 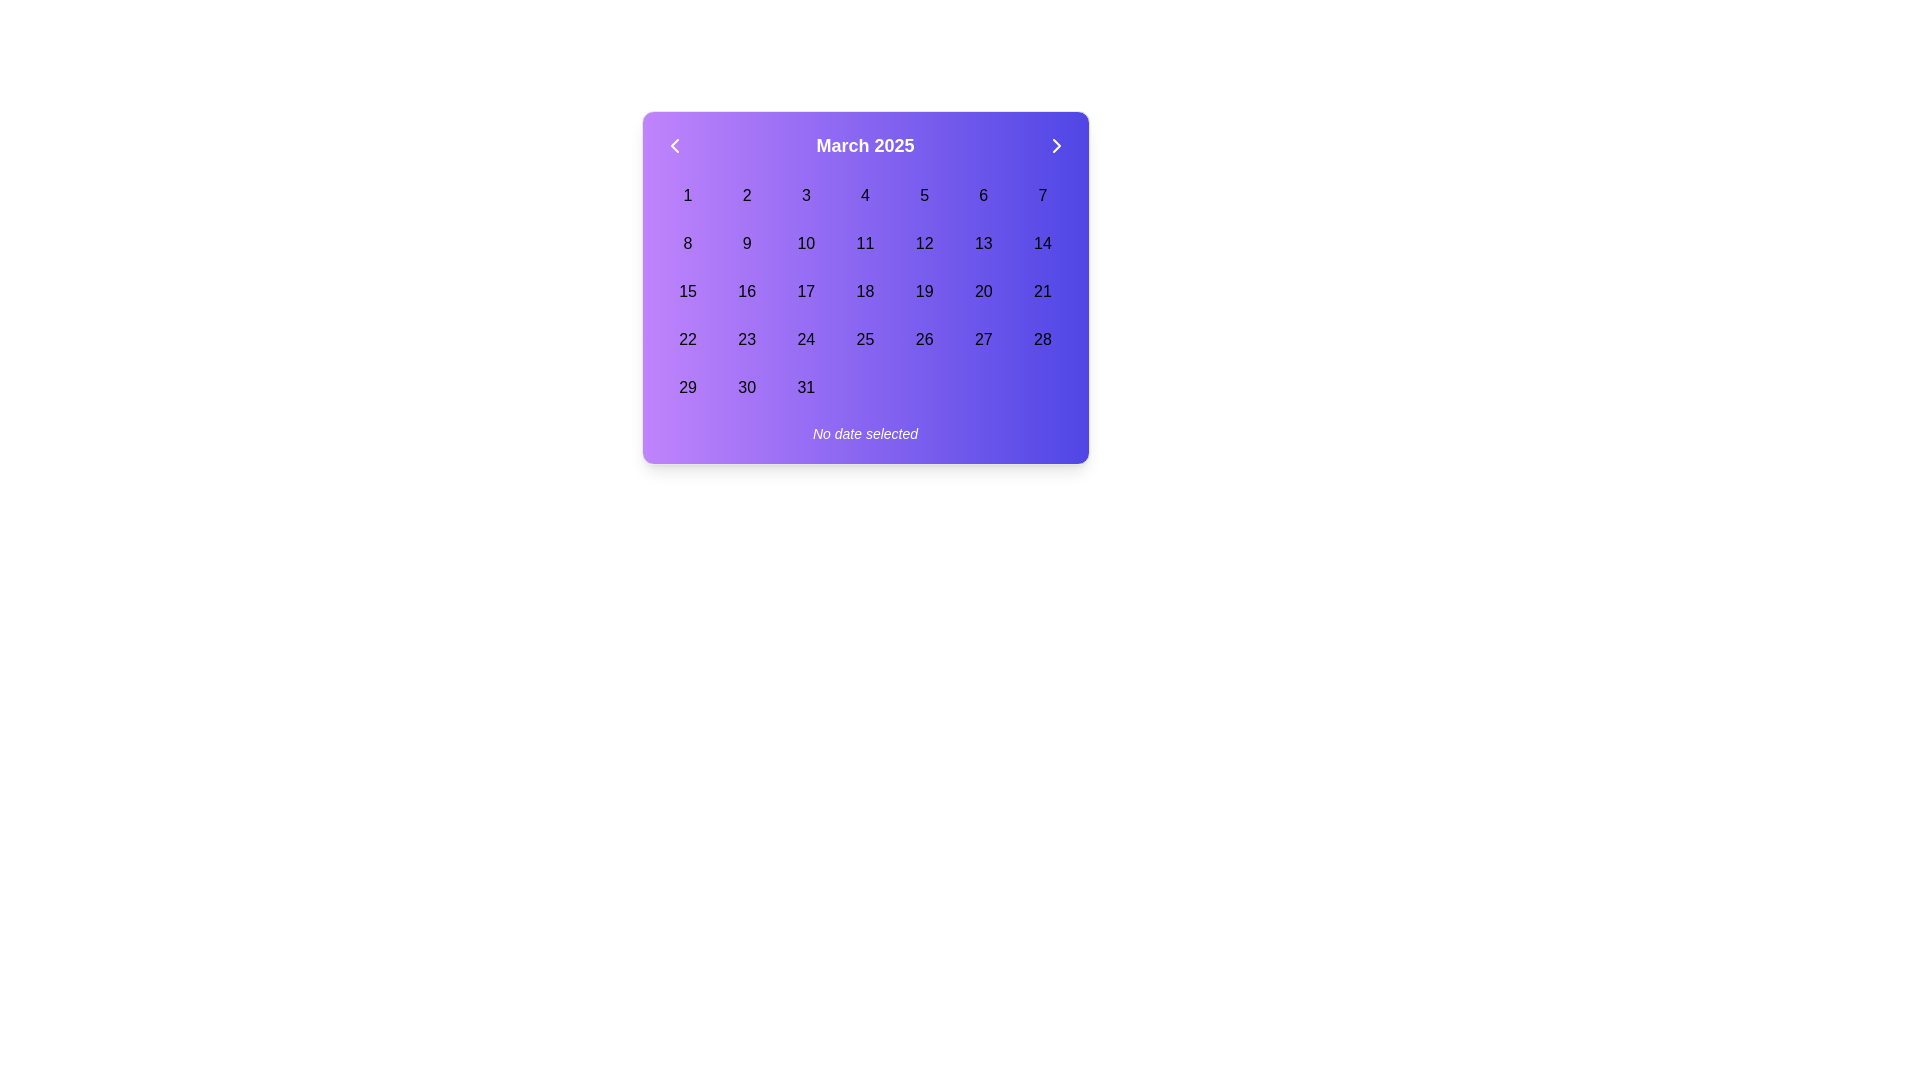 What do you see at coordinates (923, 292) in the screenshot?
I see `the button representing the calendar date, specifically the 19th day of the displayed month` at bounding box center [923, 292].